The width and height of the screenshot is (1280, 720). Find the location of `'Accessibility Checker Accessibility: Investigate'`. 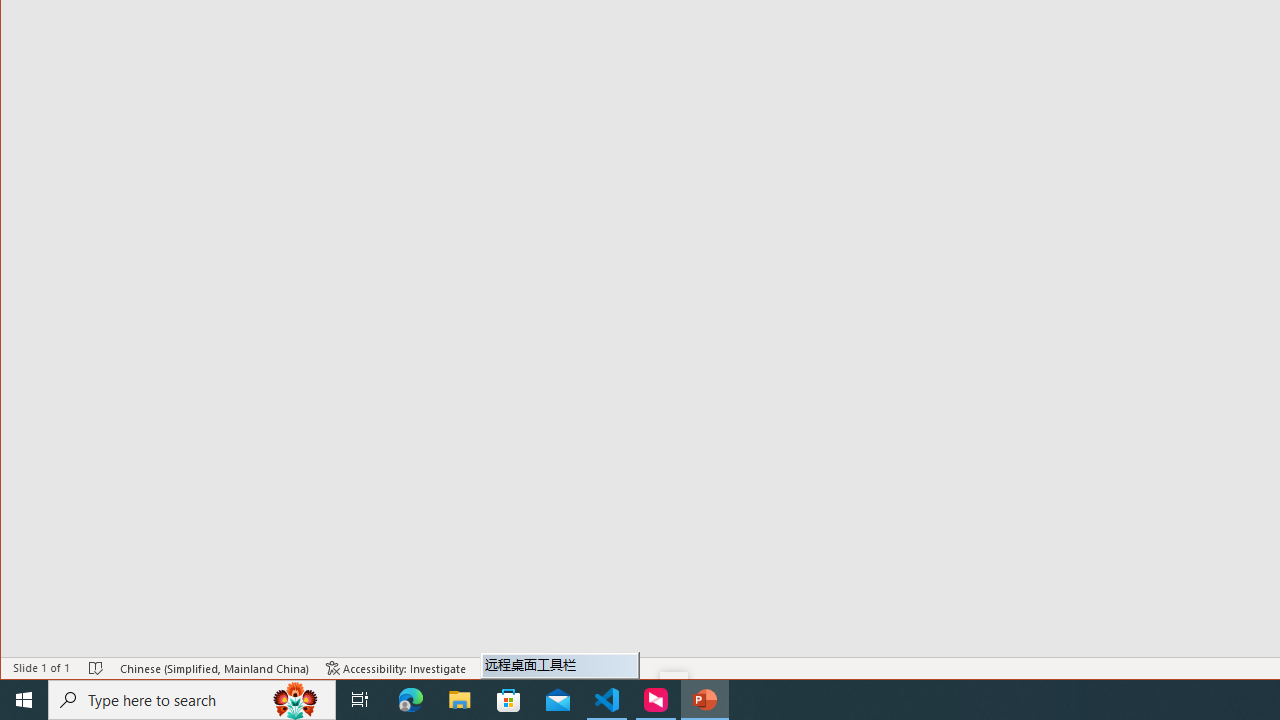

'Accessibility Checker Accessibility: Investigate' is located at coordinates (396, 668).